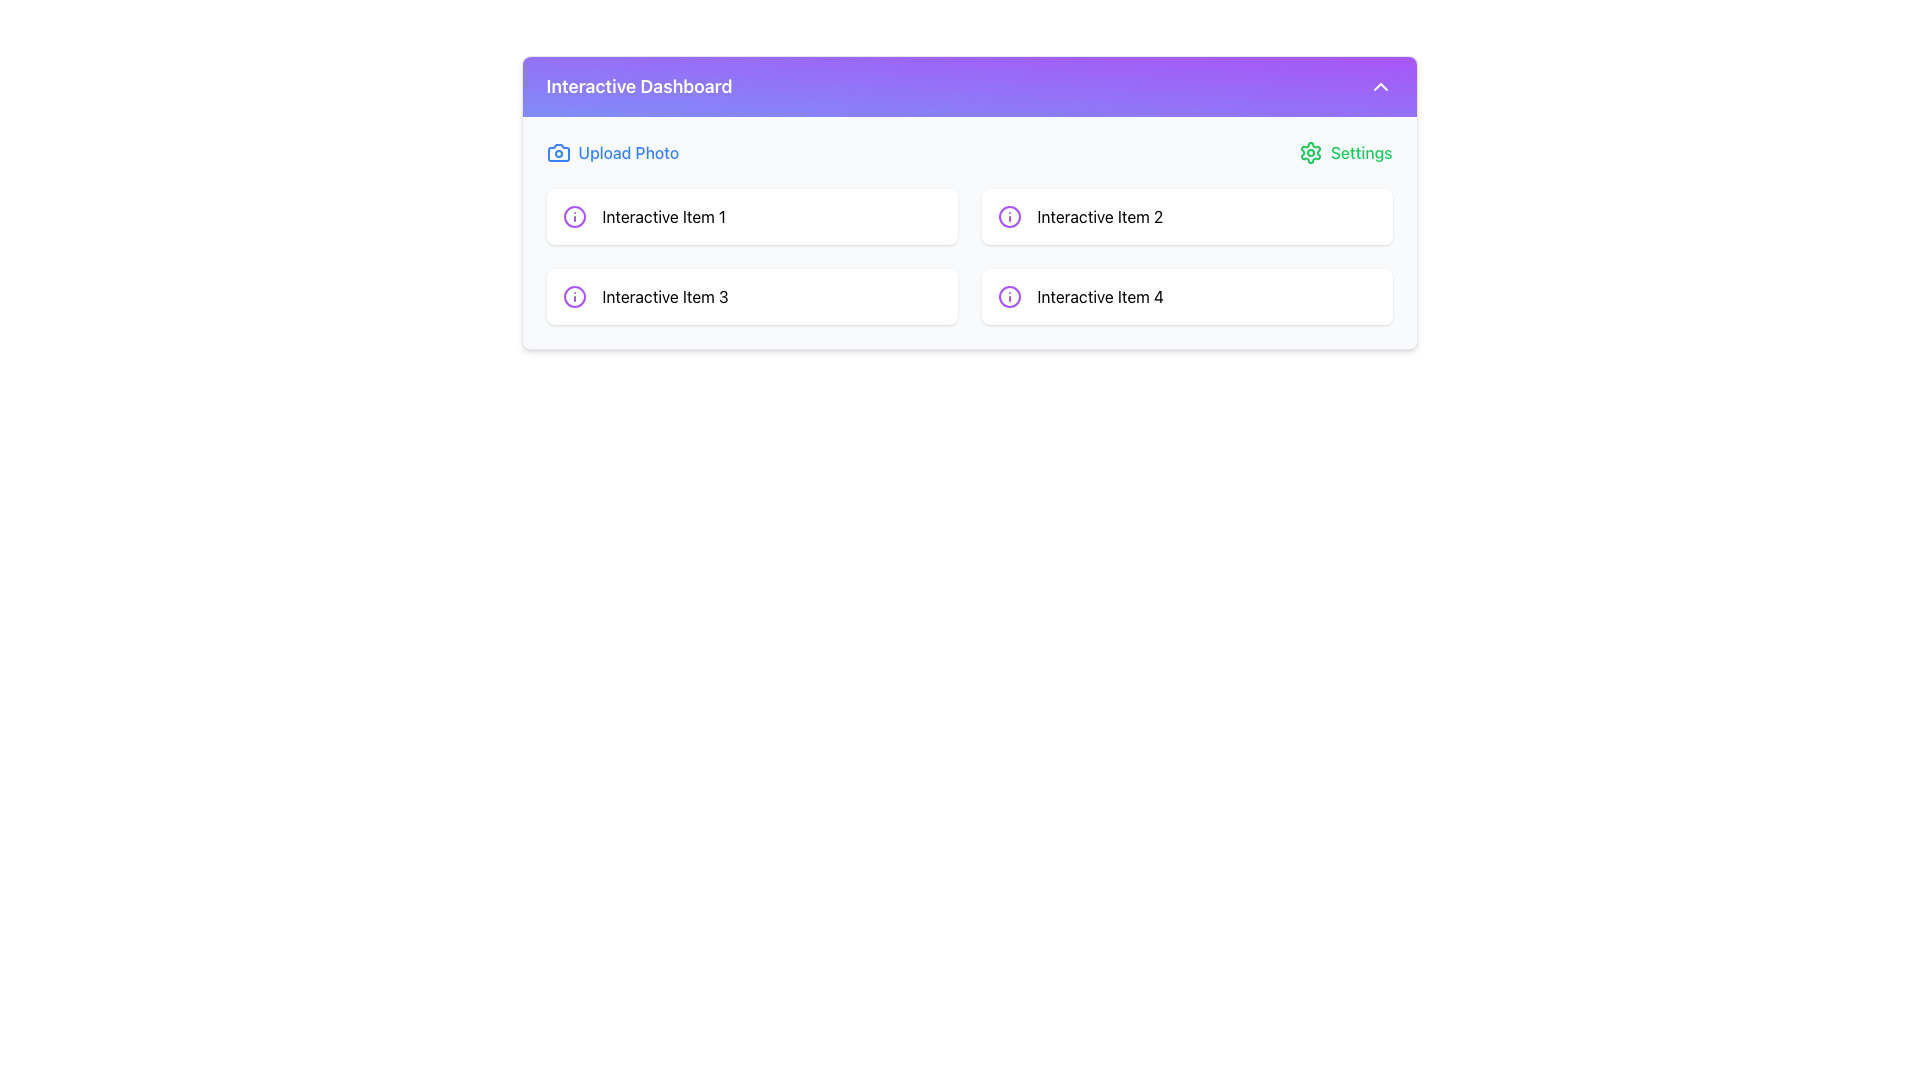 The width and height of the screenshot is (1920, 1080). I want to click on on the informative Card element located in the bottom-left corner of the grid layout, specifically the third item below 'Interactive Item 1', so click(751, 297).